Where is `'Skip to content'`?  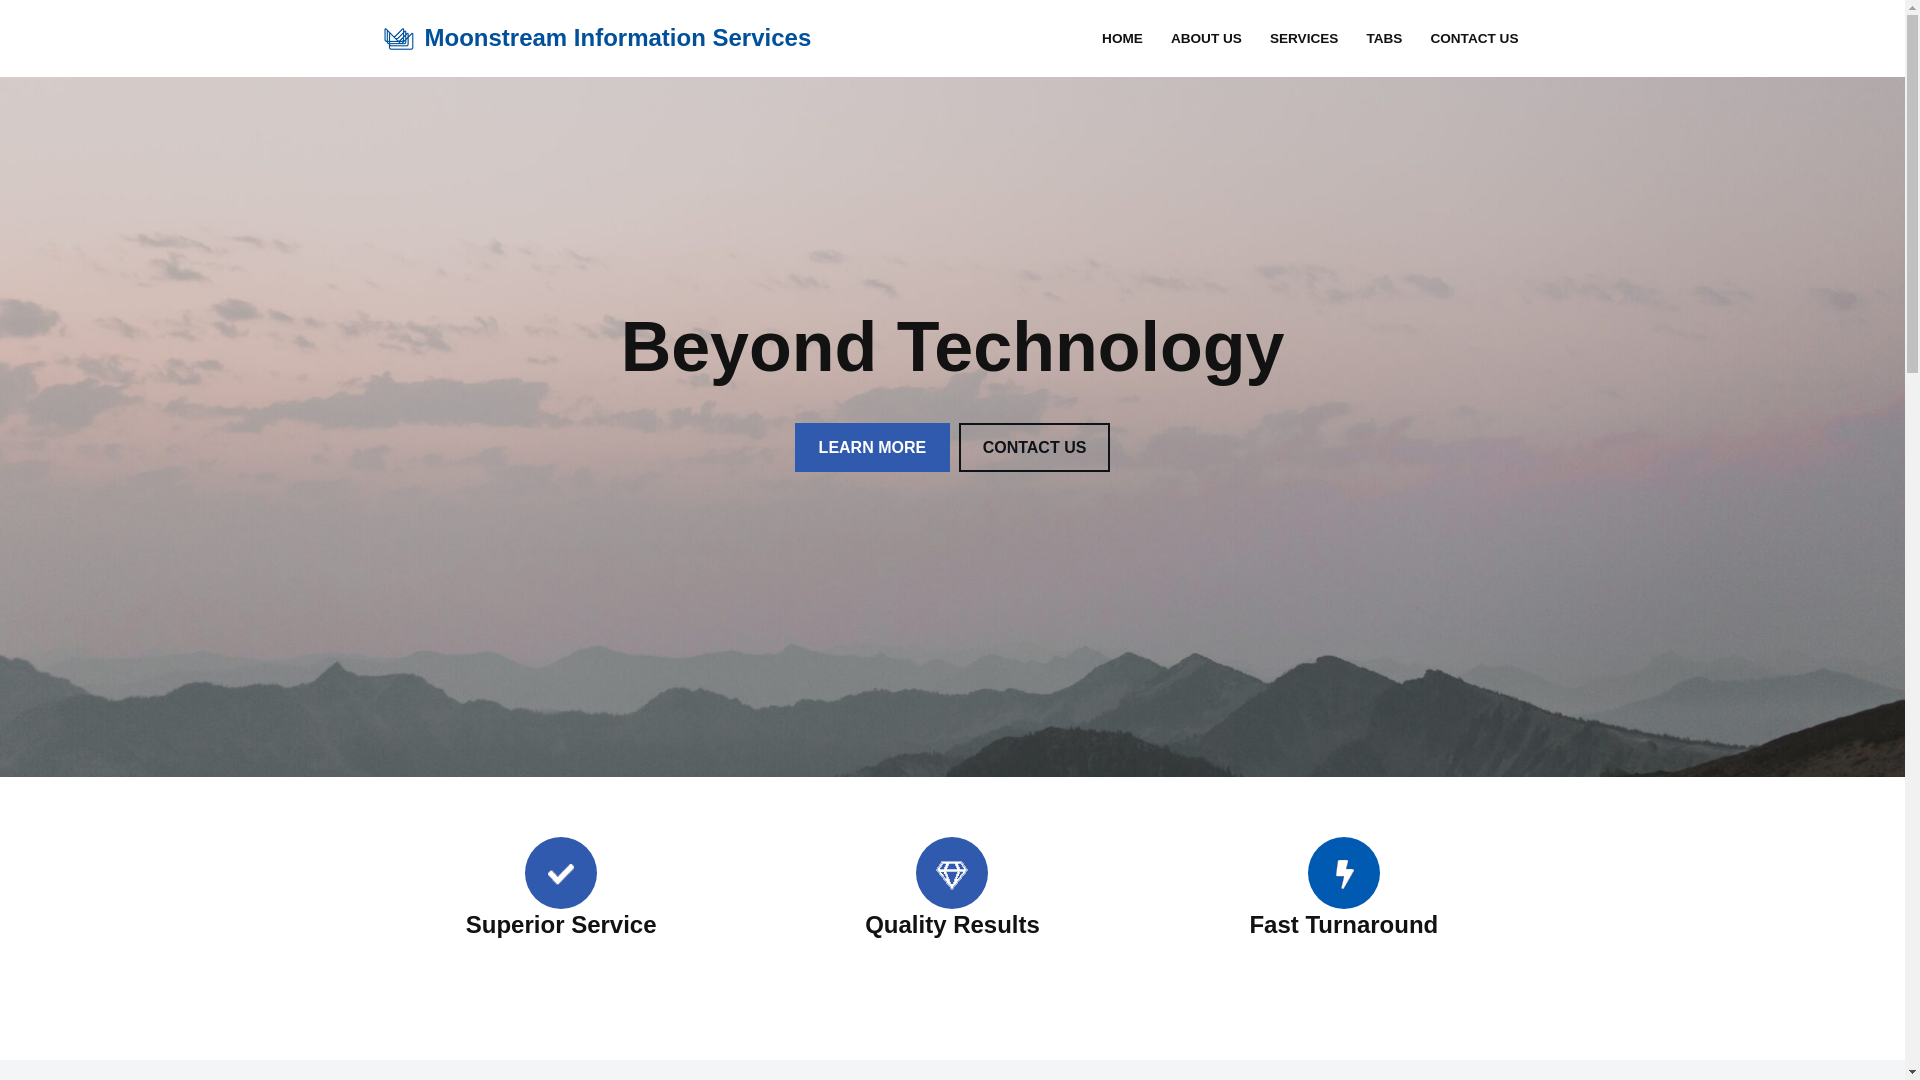 'Skip to content' is located at coordinates (14, 42).